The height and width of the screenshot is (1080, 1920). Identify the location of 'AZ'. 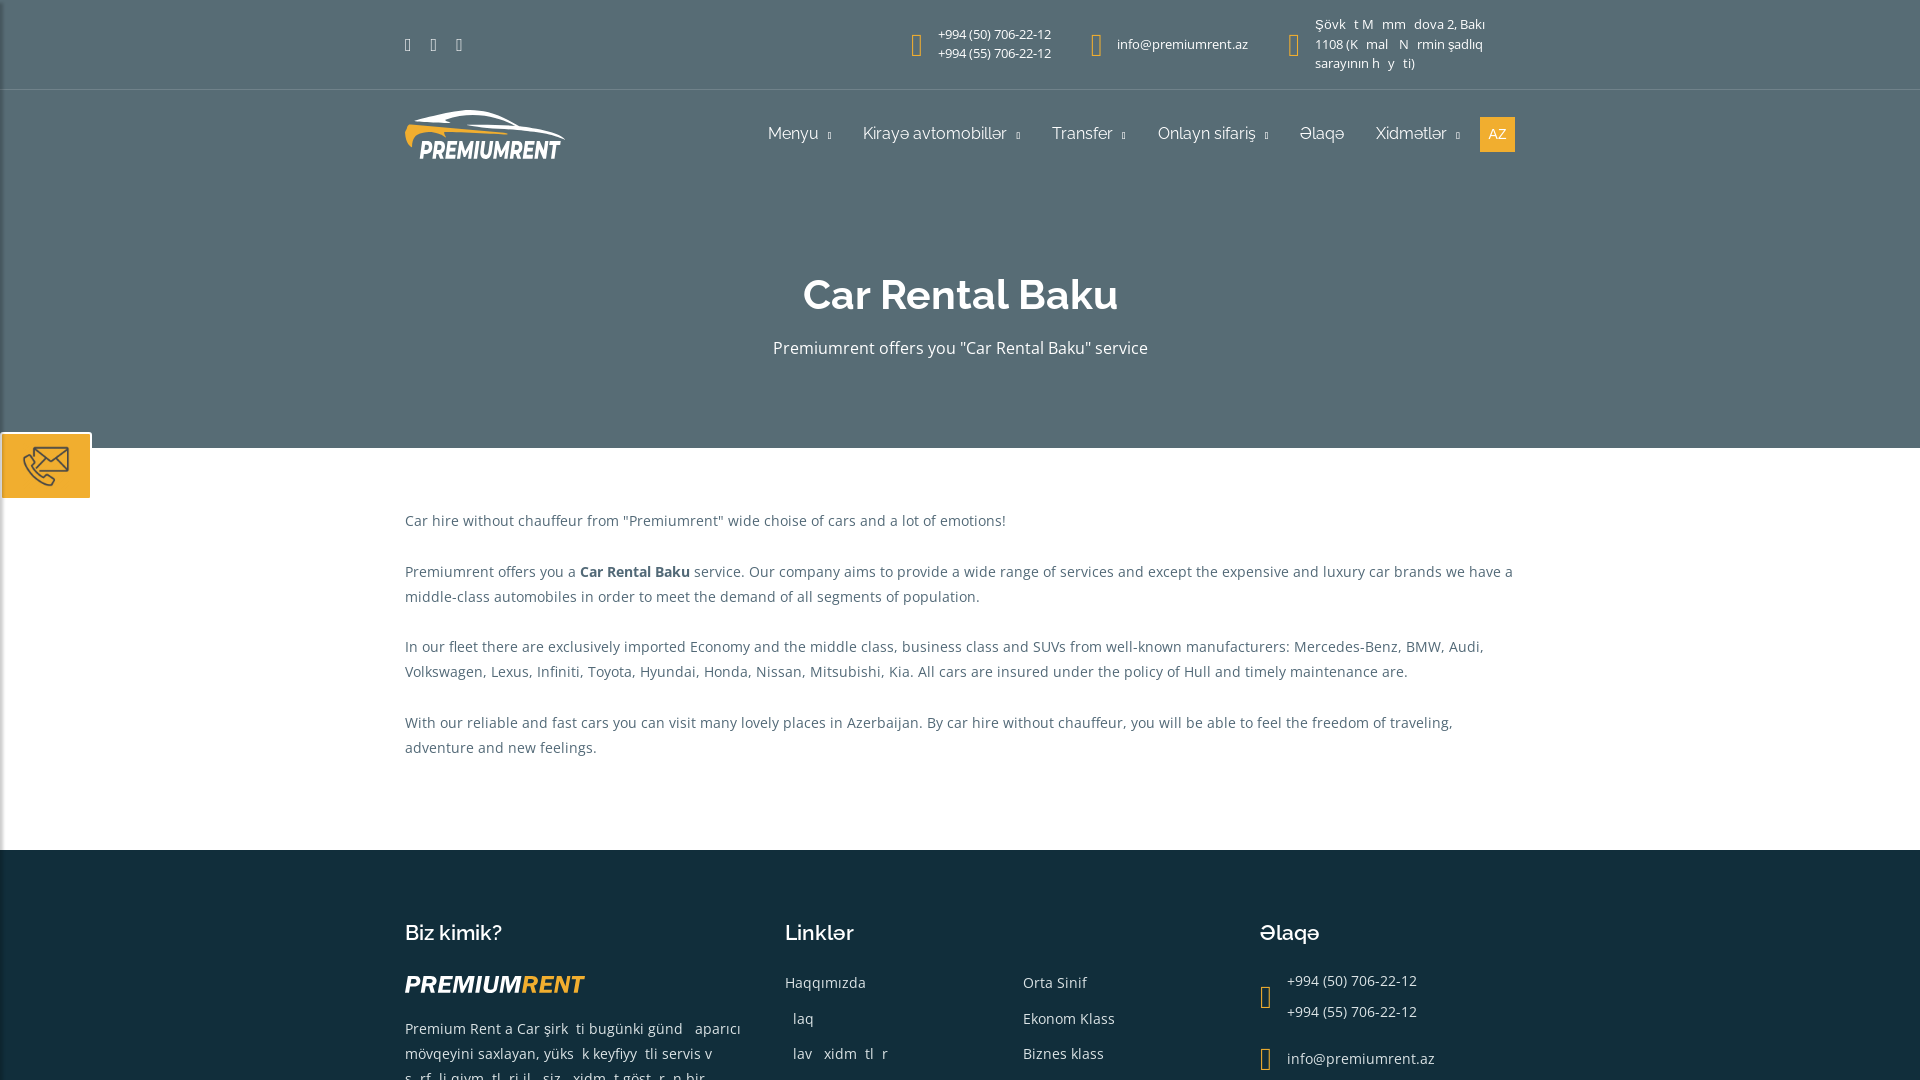
(1497, 134).